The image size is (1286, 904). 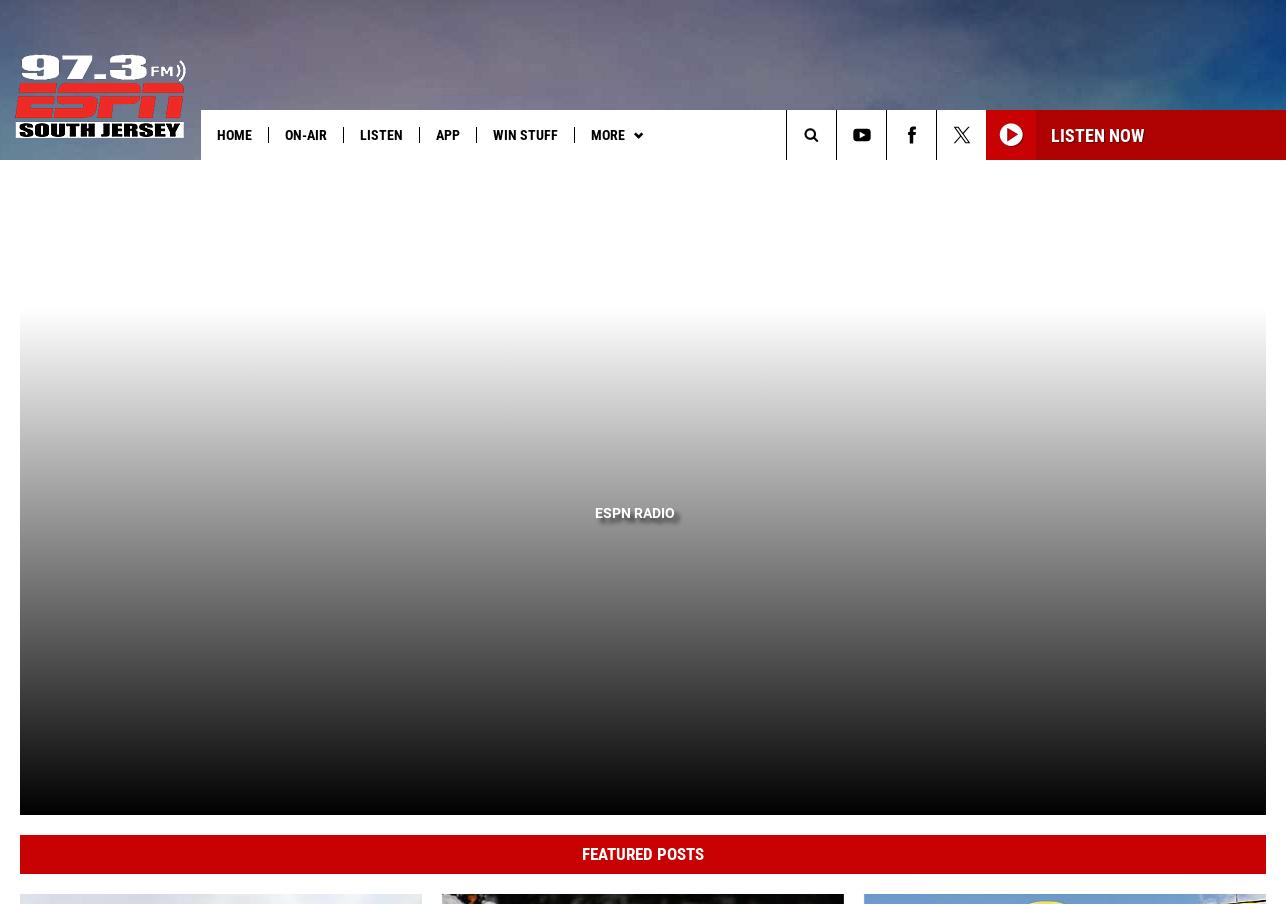 What do you see at coordinates (643, 176) in the screenshot?
I see `'Flyers'` at bounding box center [643, 176].